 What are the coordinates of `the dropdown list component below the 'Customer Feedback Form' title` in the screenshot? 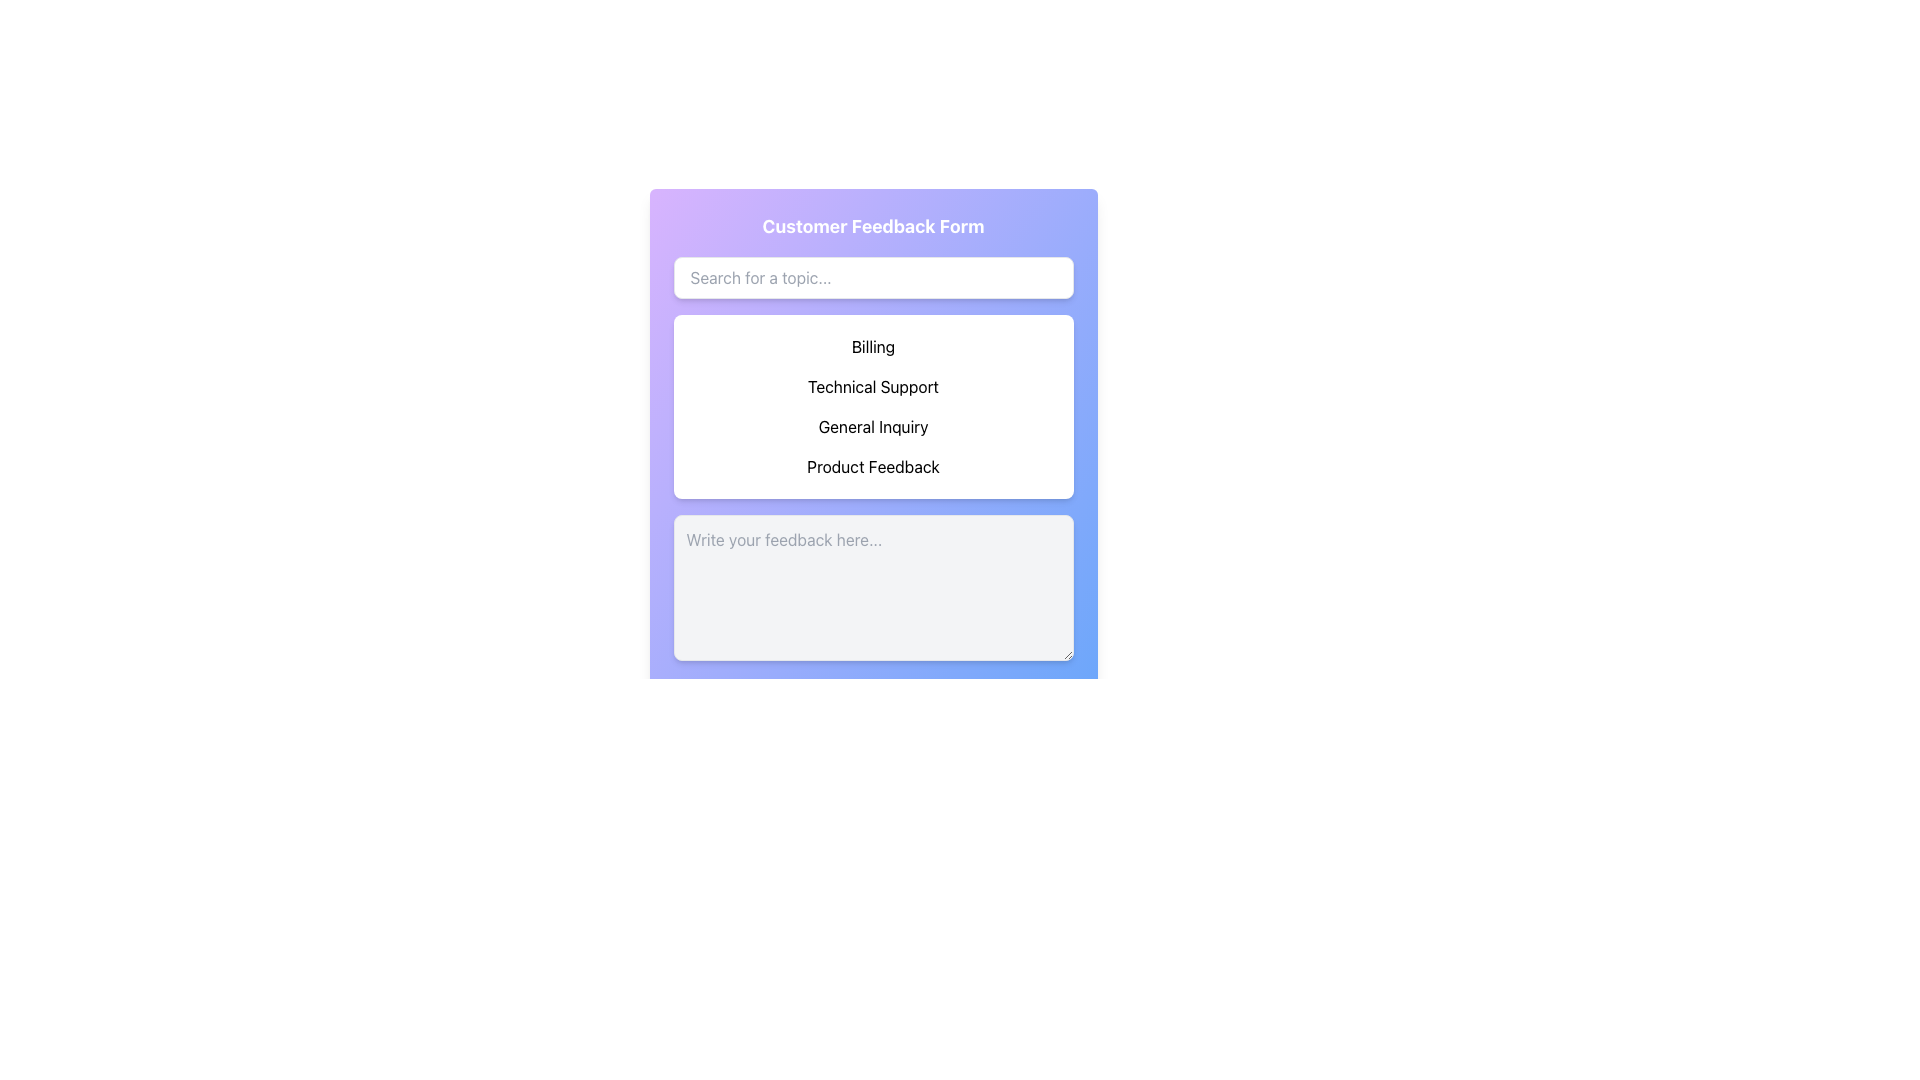 It's located at (873, 406).